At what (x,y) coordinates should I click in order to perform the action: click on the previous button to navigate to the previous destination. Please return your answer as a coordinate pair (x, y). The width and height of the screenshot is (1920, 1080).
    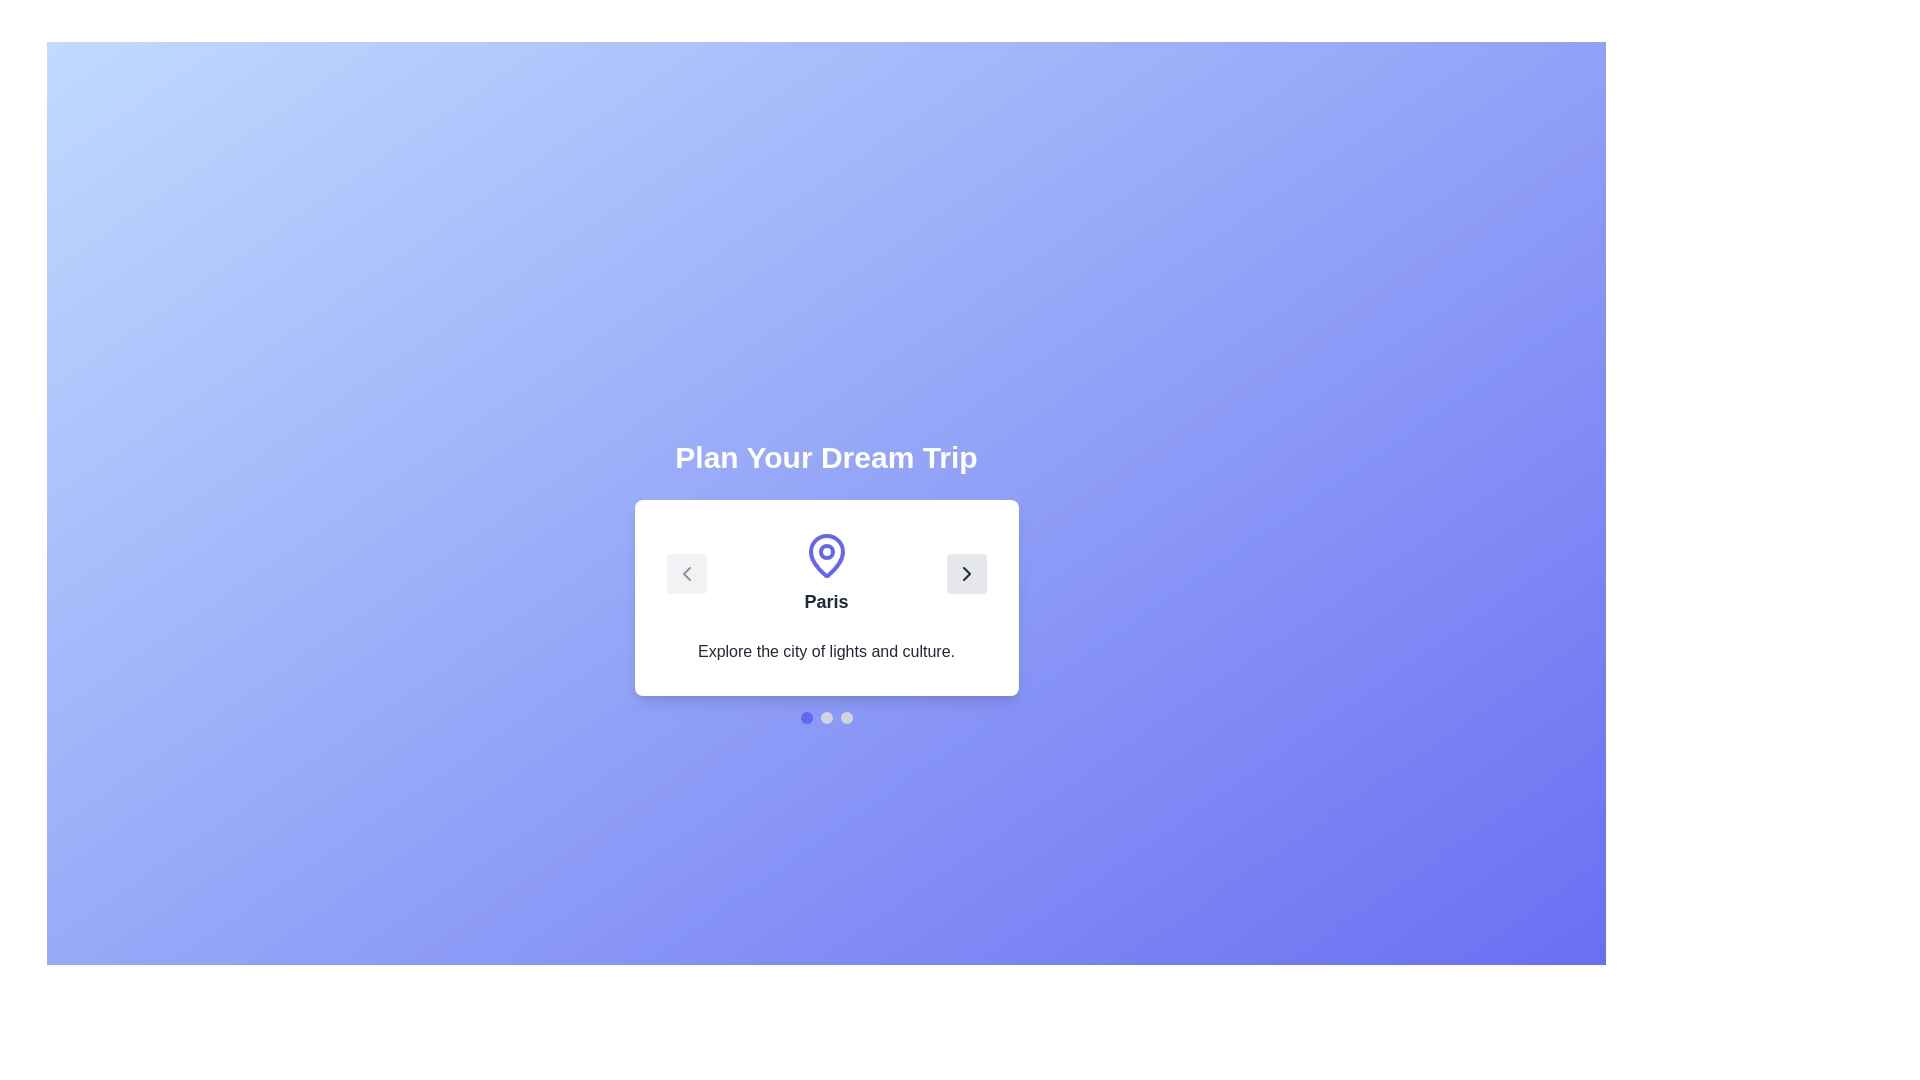
    Looking at the image, I should click on (686, 574).